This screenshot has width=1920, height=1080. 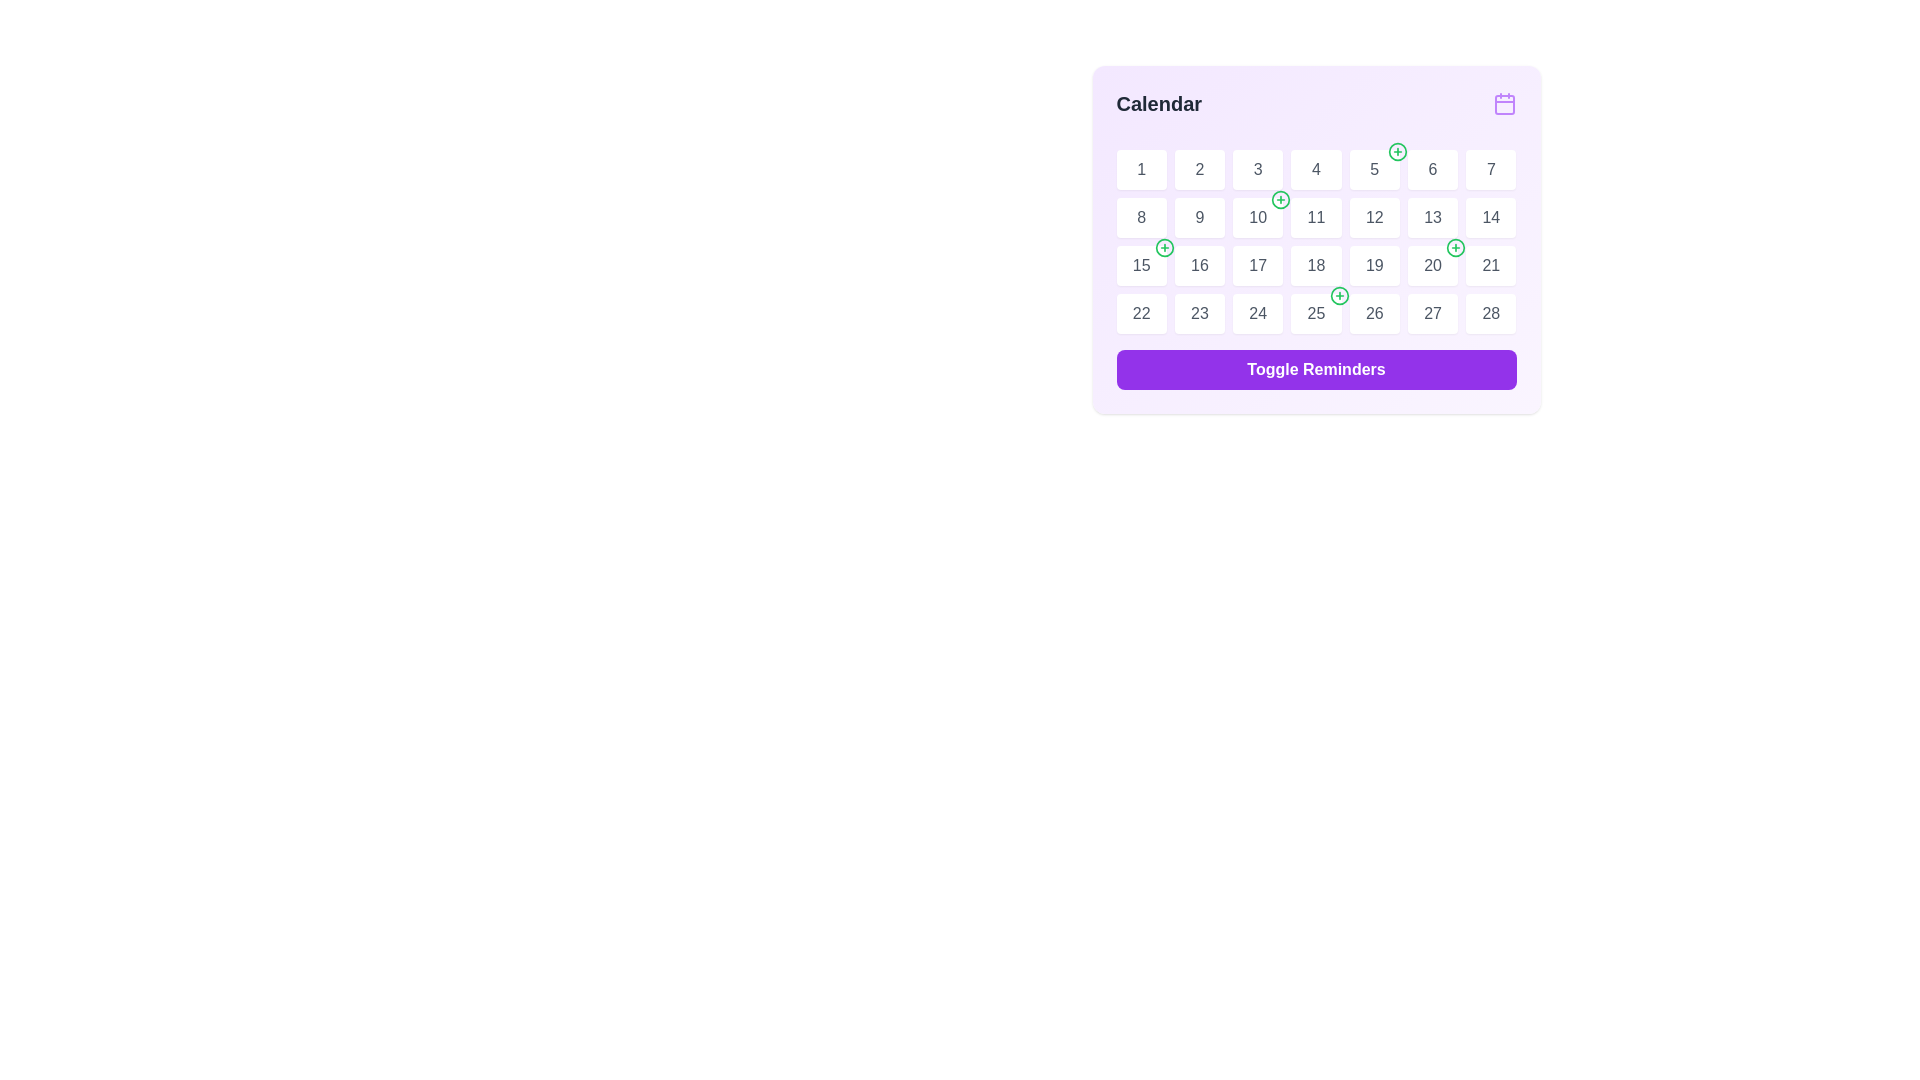 What do you see at coordinates (1257, 168) in the screenshot?
I see `the Text label indicating the third day of the month in the calendar grid located in the first row and third column` at bounding box center [1257, 168].